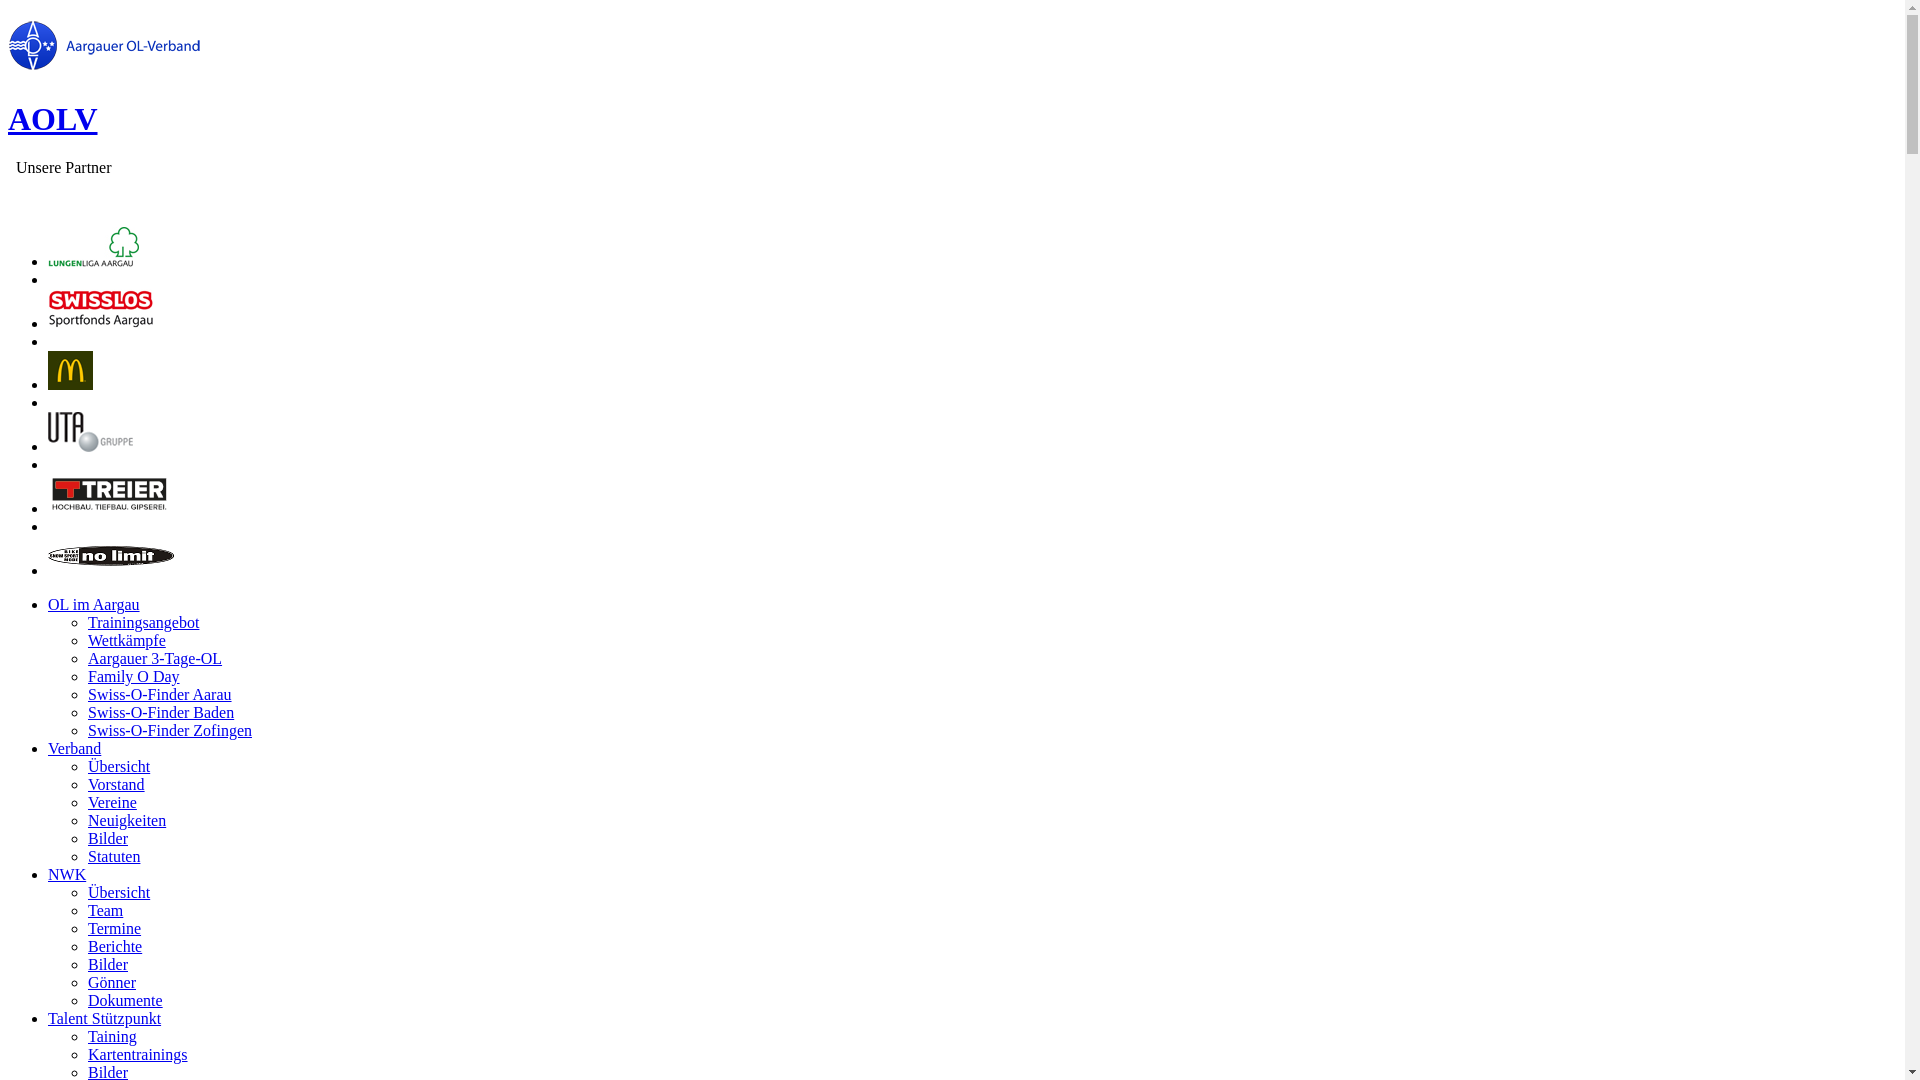  Describe the element at coordinates (111, 801) in the screenshot. I see `'Vereine'` at that location.